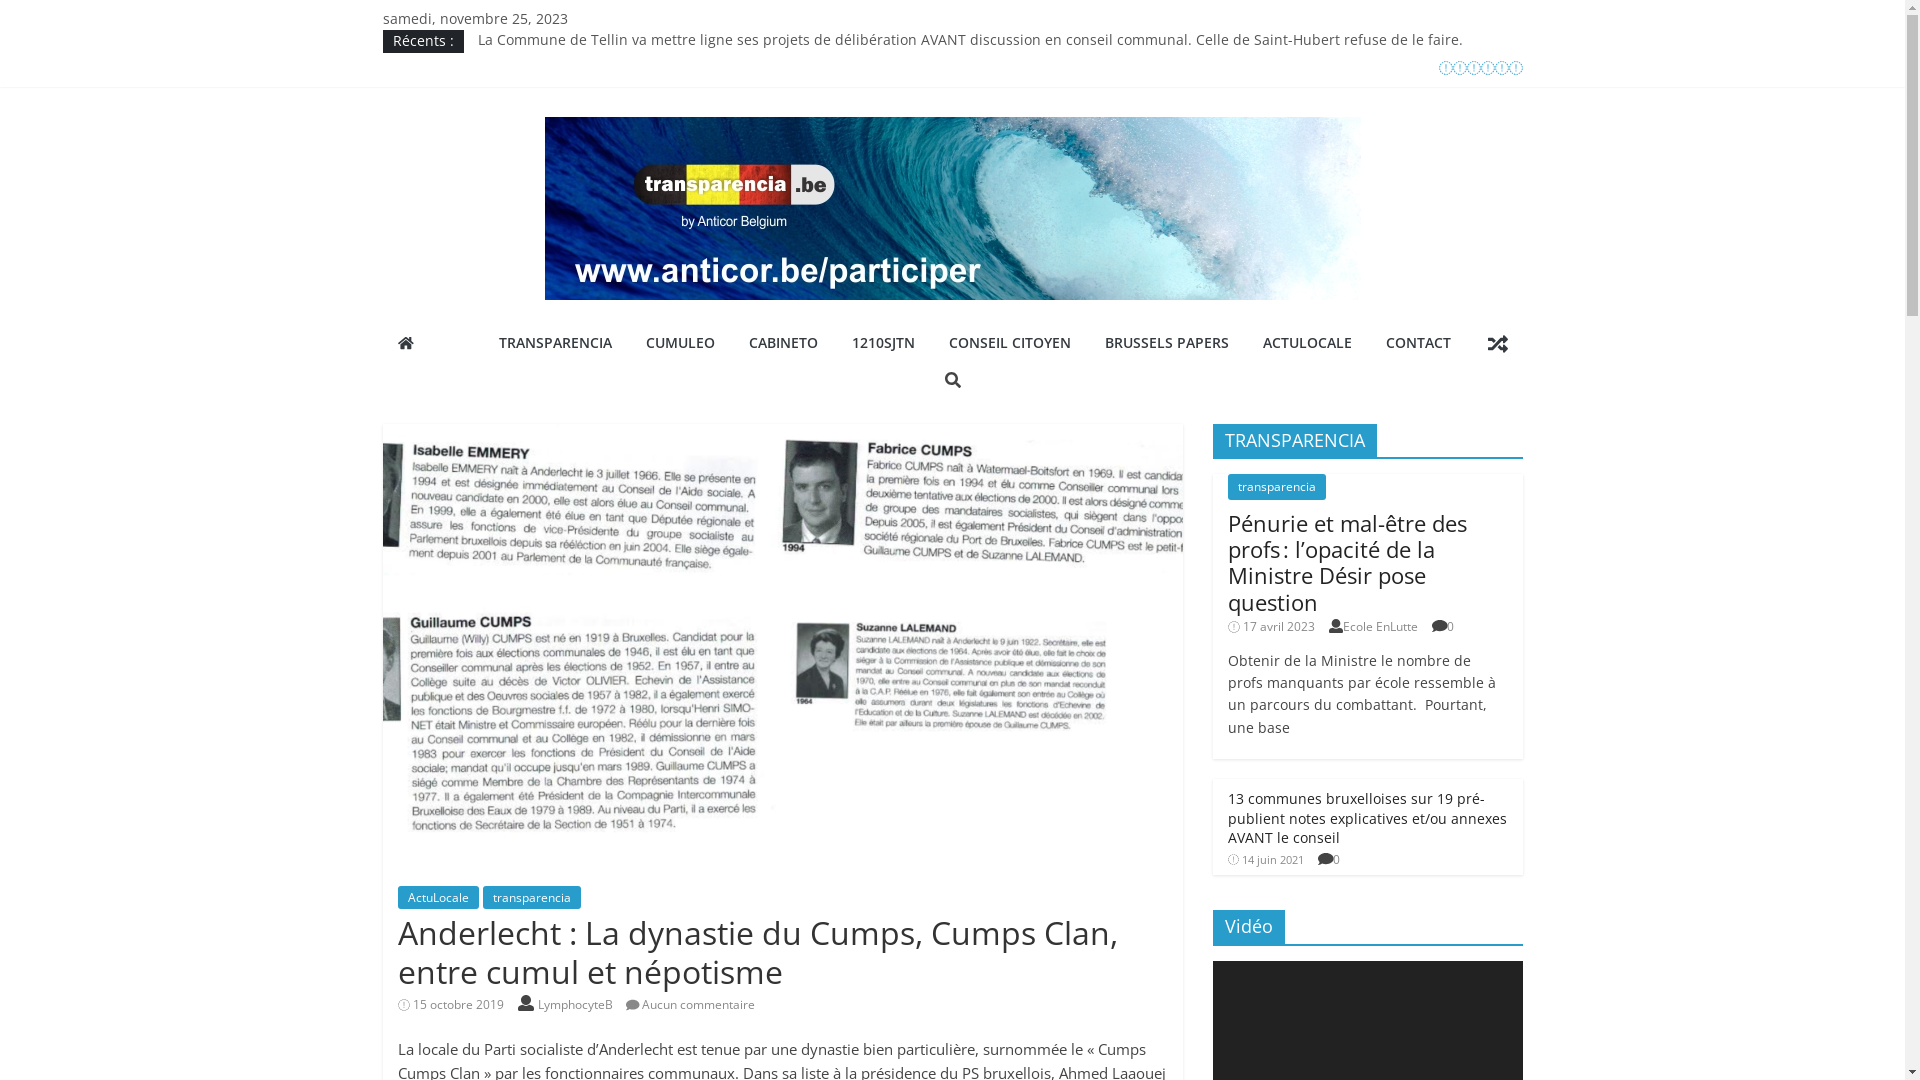 The height and width of the screenshot is (1080, 1920). I want to click on '14 juin 2021', so click(1265, 858).